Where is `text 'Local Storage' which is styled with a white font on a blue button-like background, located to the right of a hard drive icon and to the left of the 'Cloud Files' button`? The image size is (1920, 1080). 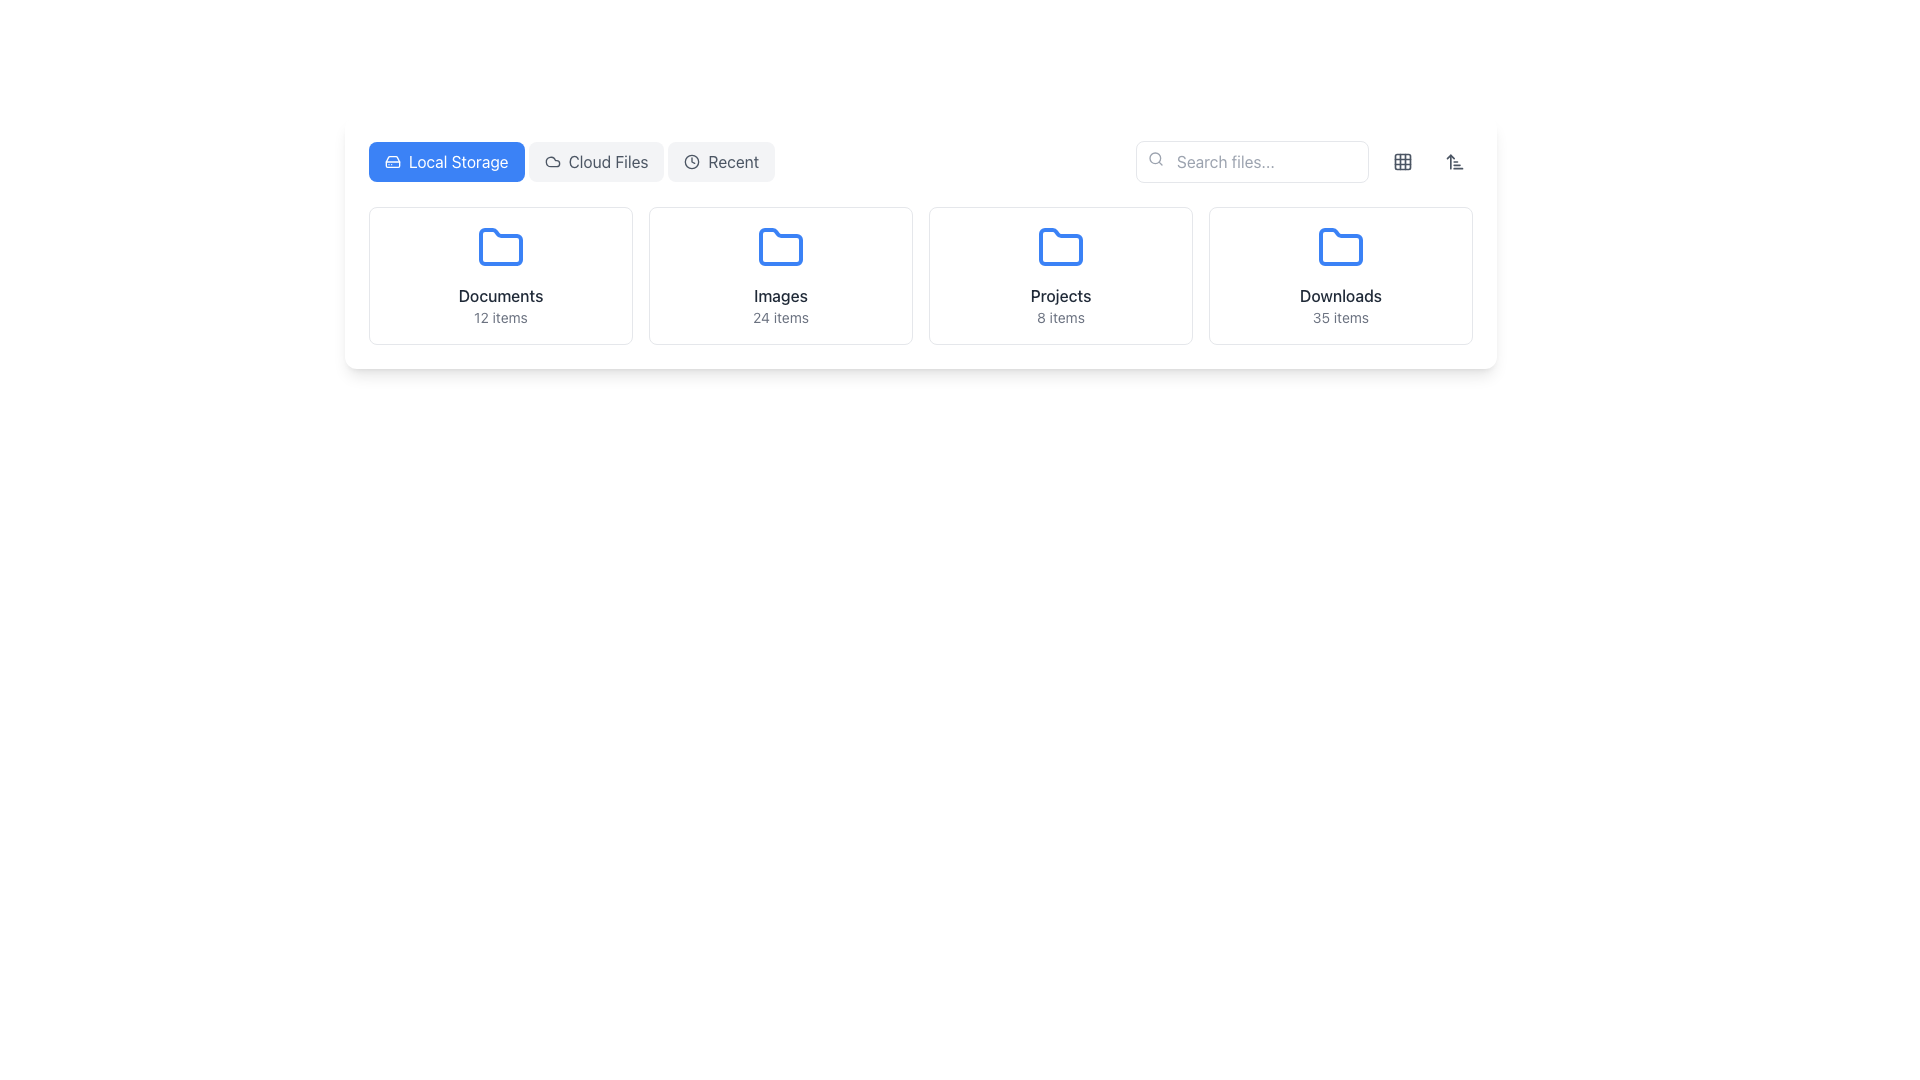
text 'Local Storage' which is styled with a white font on a blue button-like background, located to the right of a hard drive icon and to the left of the 'Cloud Files' button is located at coordinates (457, 161).